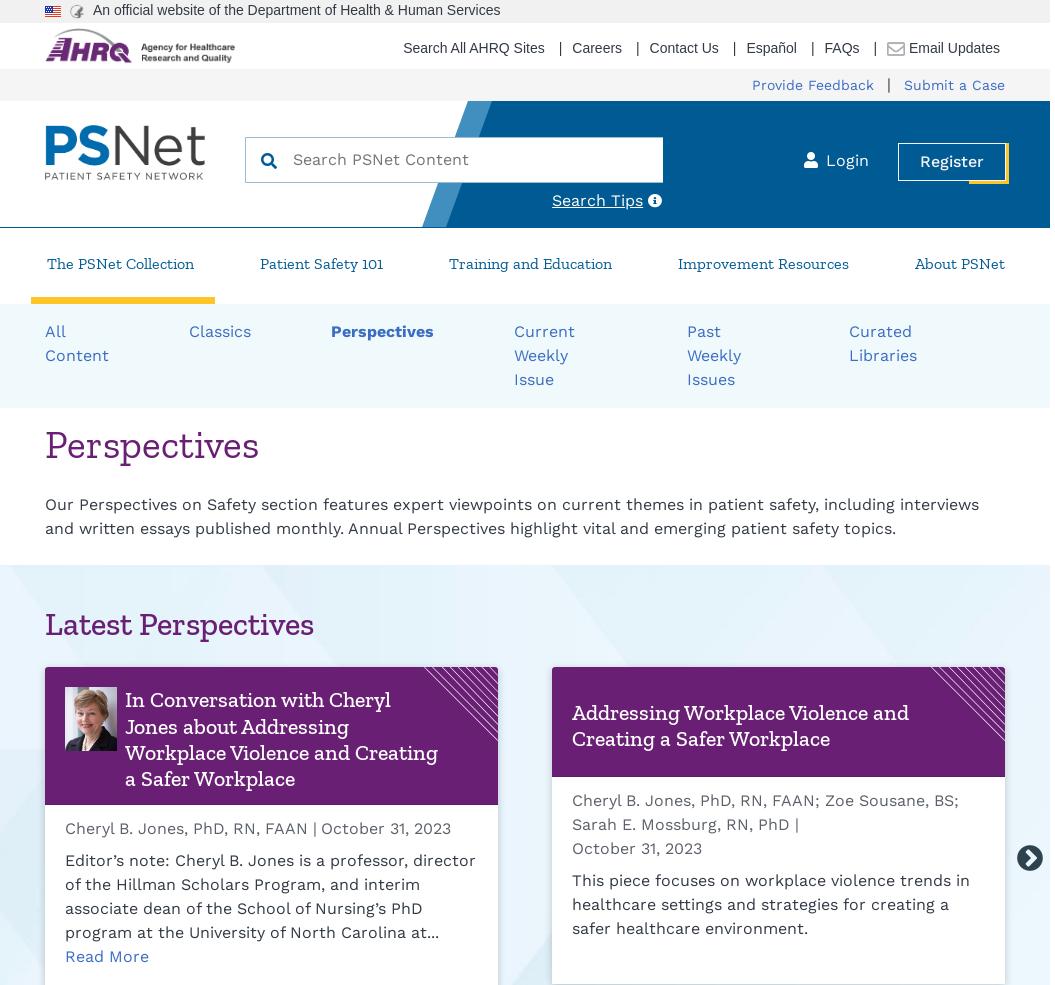  What do you see at coordinates (528, 262) in the screenshot?
I see `'Training and Education'` at bounding box center [528, 262].